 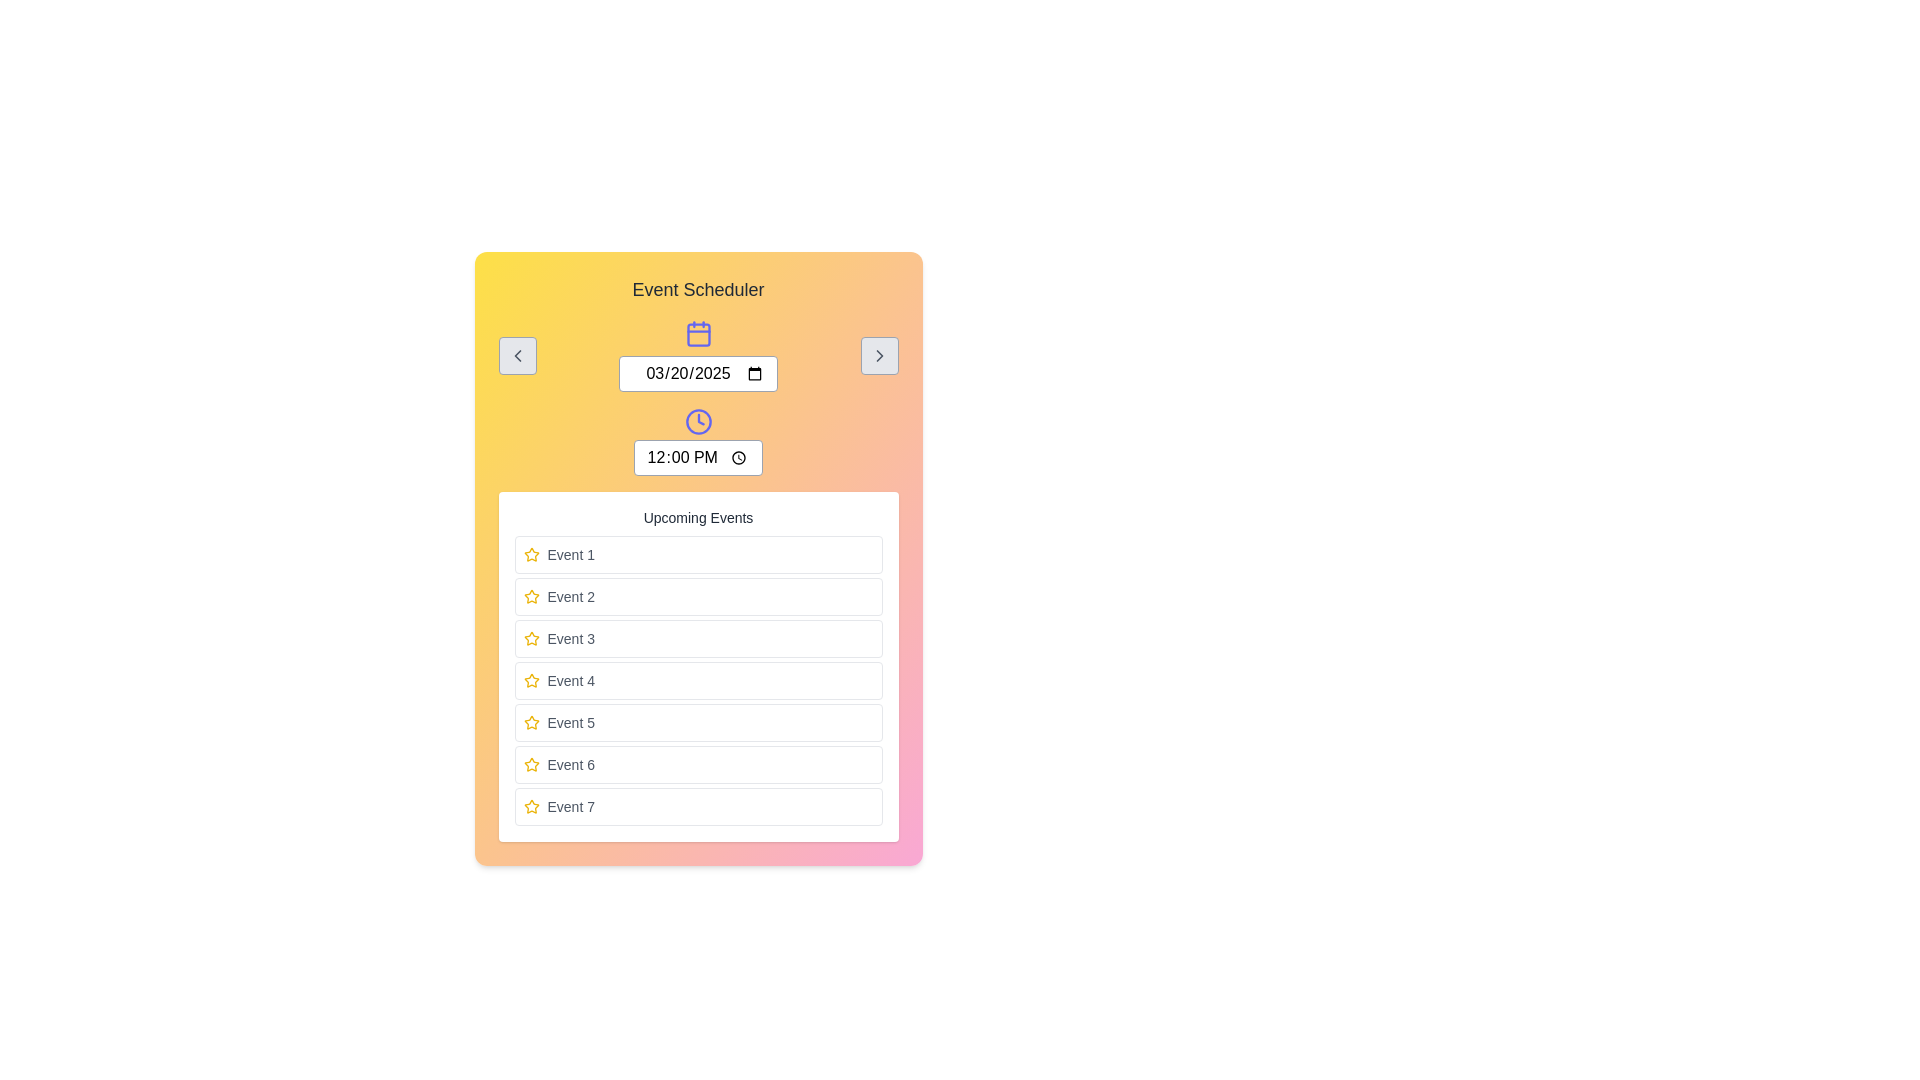 I want to click on the text of the 'Event 1' label, which identifies the first event in the list of upcoming events, positioned to the right of a star icon, so click(x=570, y=555).